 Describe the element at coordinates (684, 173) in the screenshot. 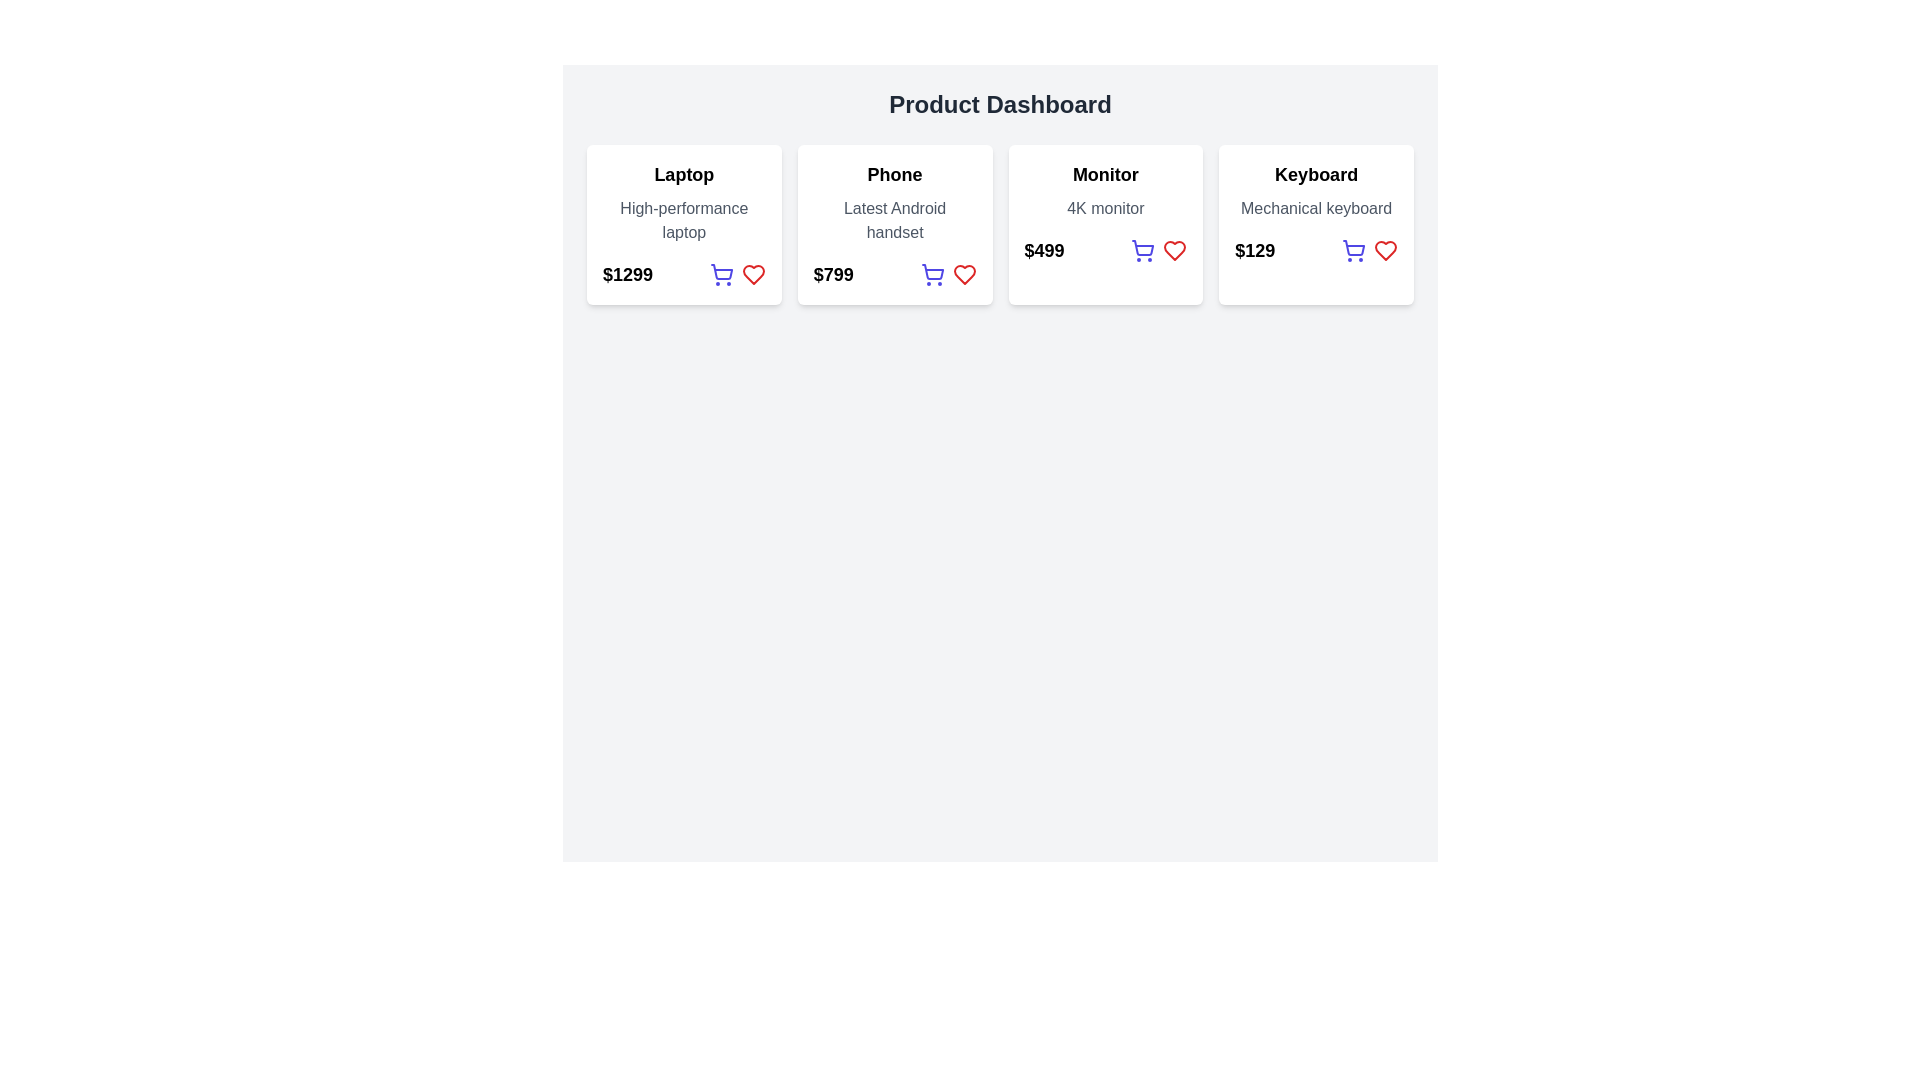

I see `the bold text label displaying 'Laptop' at the top of the product card` at that location.